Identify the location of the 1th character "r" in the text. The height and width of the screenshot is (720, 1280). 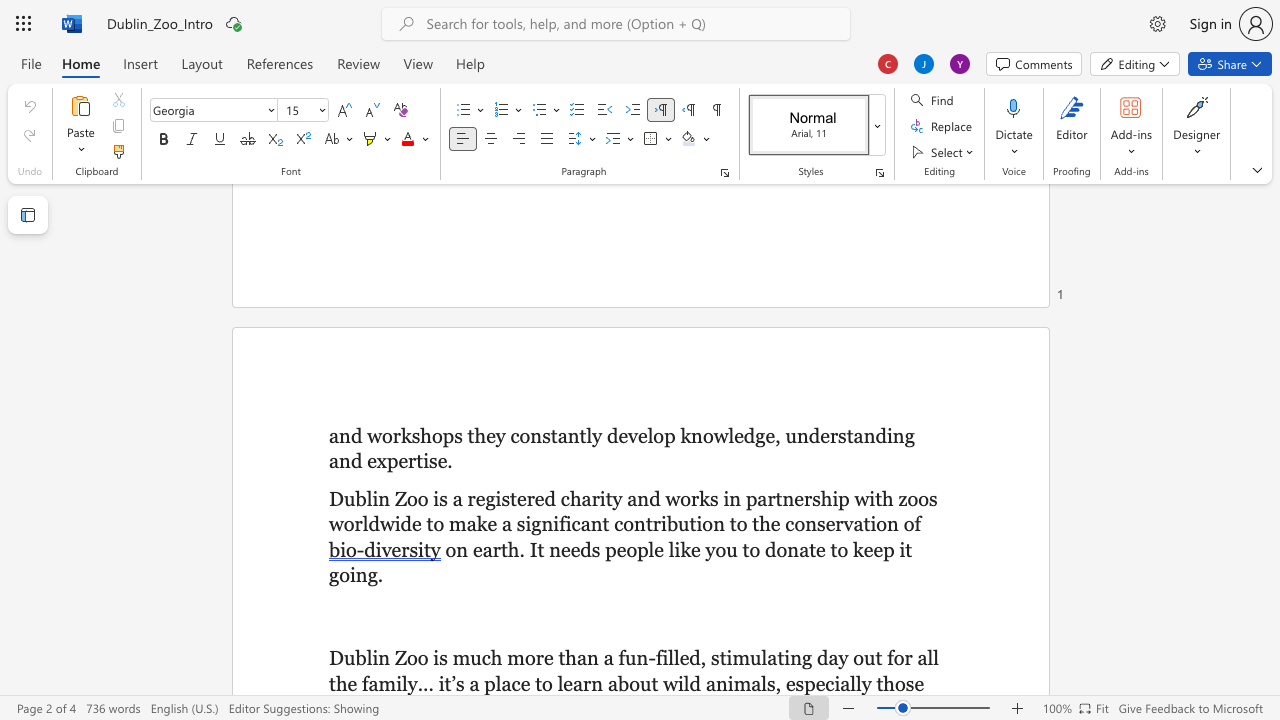
(396, 435).